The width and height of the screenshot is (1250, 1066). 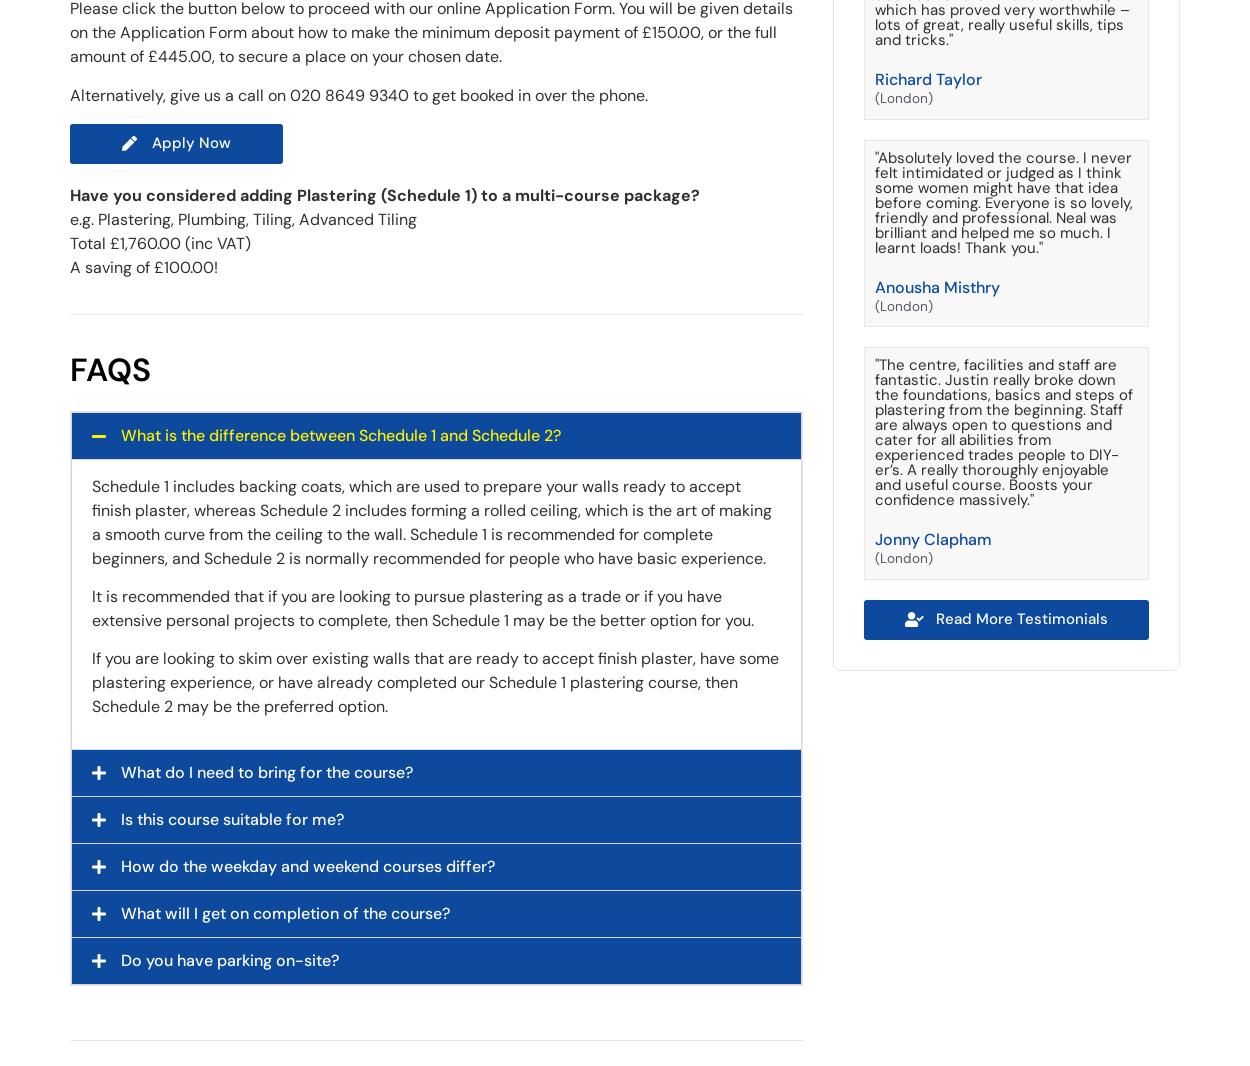 I want to click on 'Read More Testimonials', so click(x=936, y=616).